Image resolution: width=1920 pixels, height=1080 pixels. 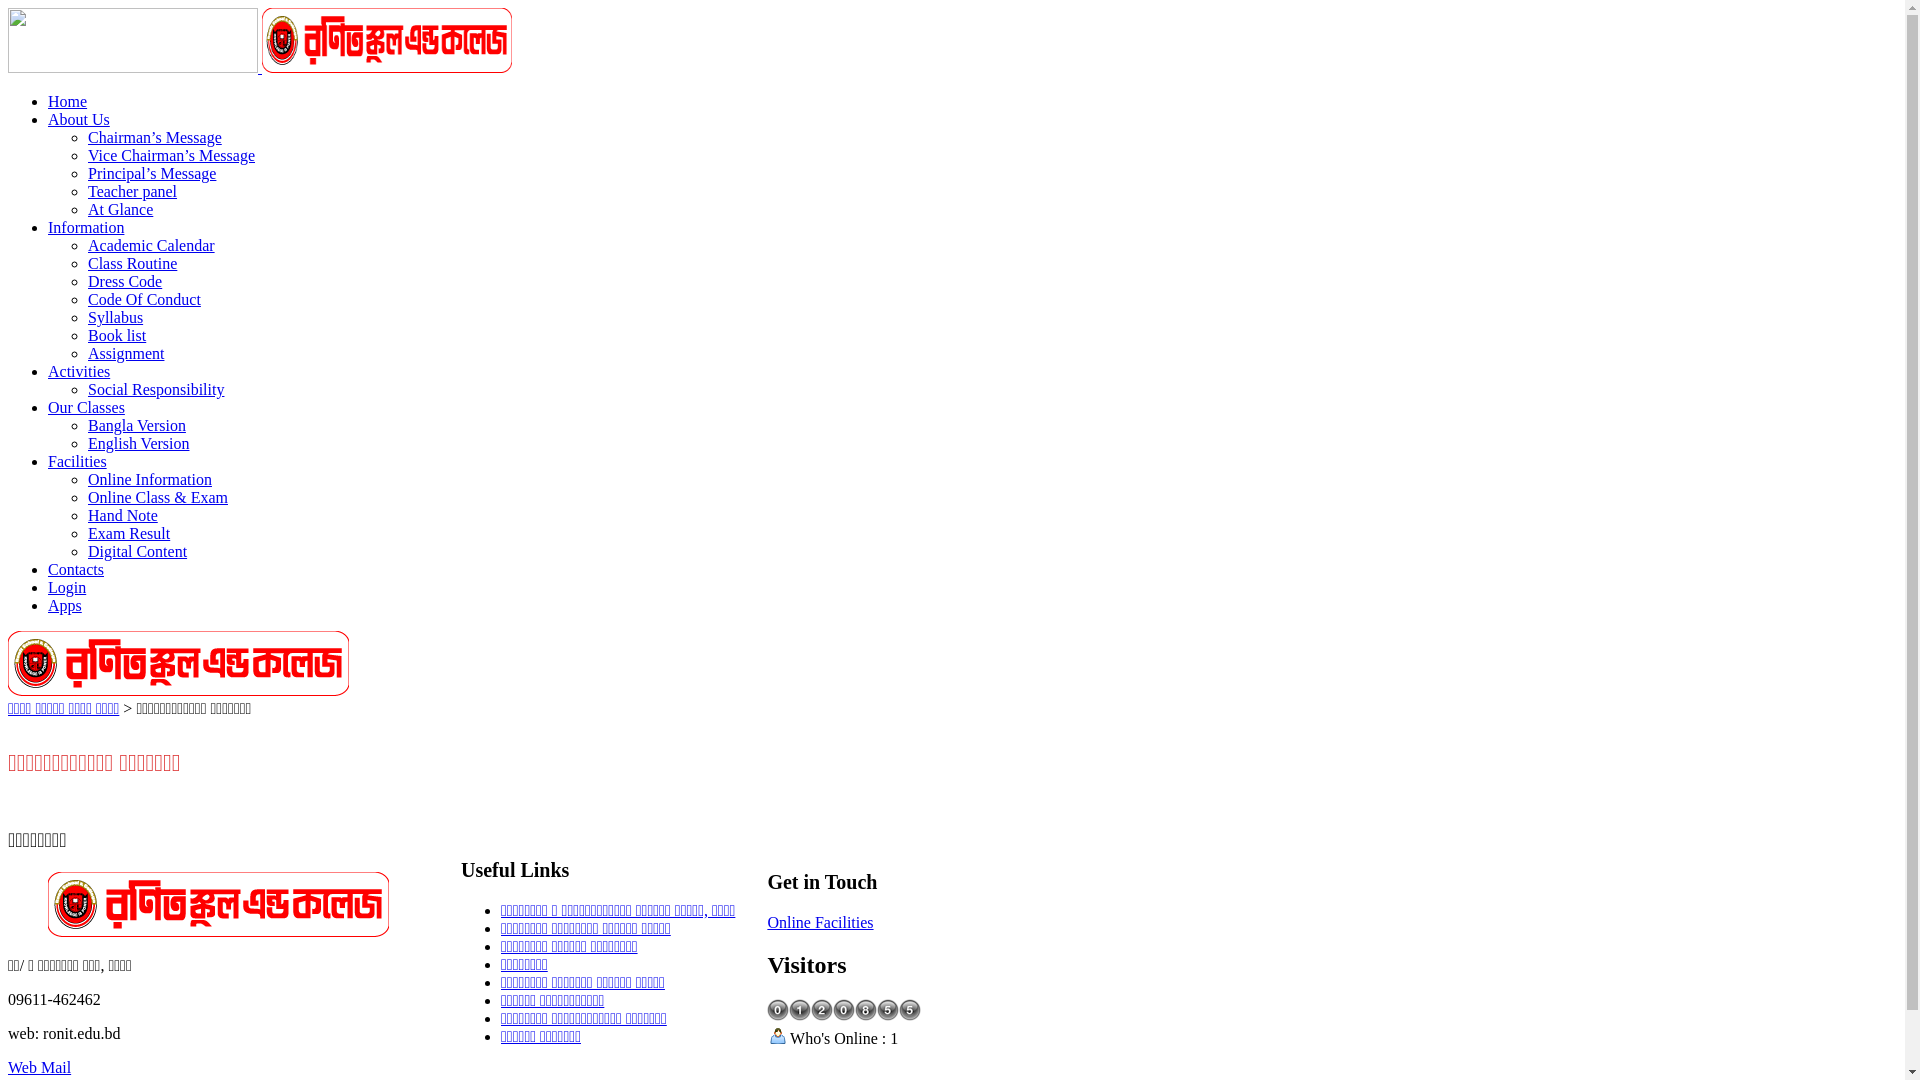 What do you see at coordinates (150, 244) in the screenshot?
I see `'Academic Calendar'` at bounding box center [150, 244].